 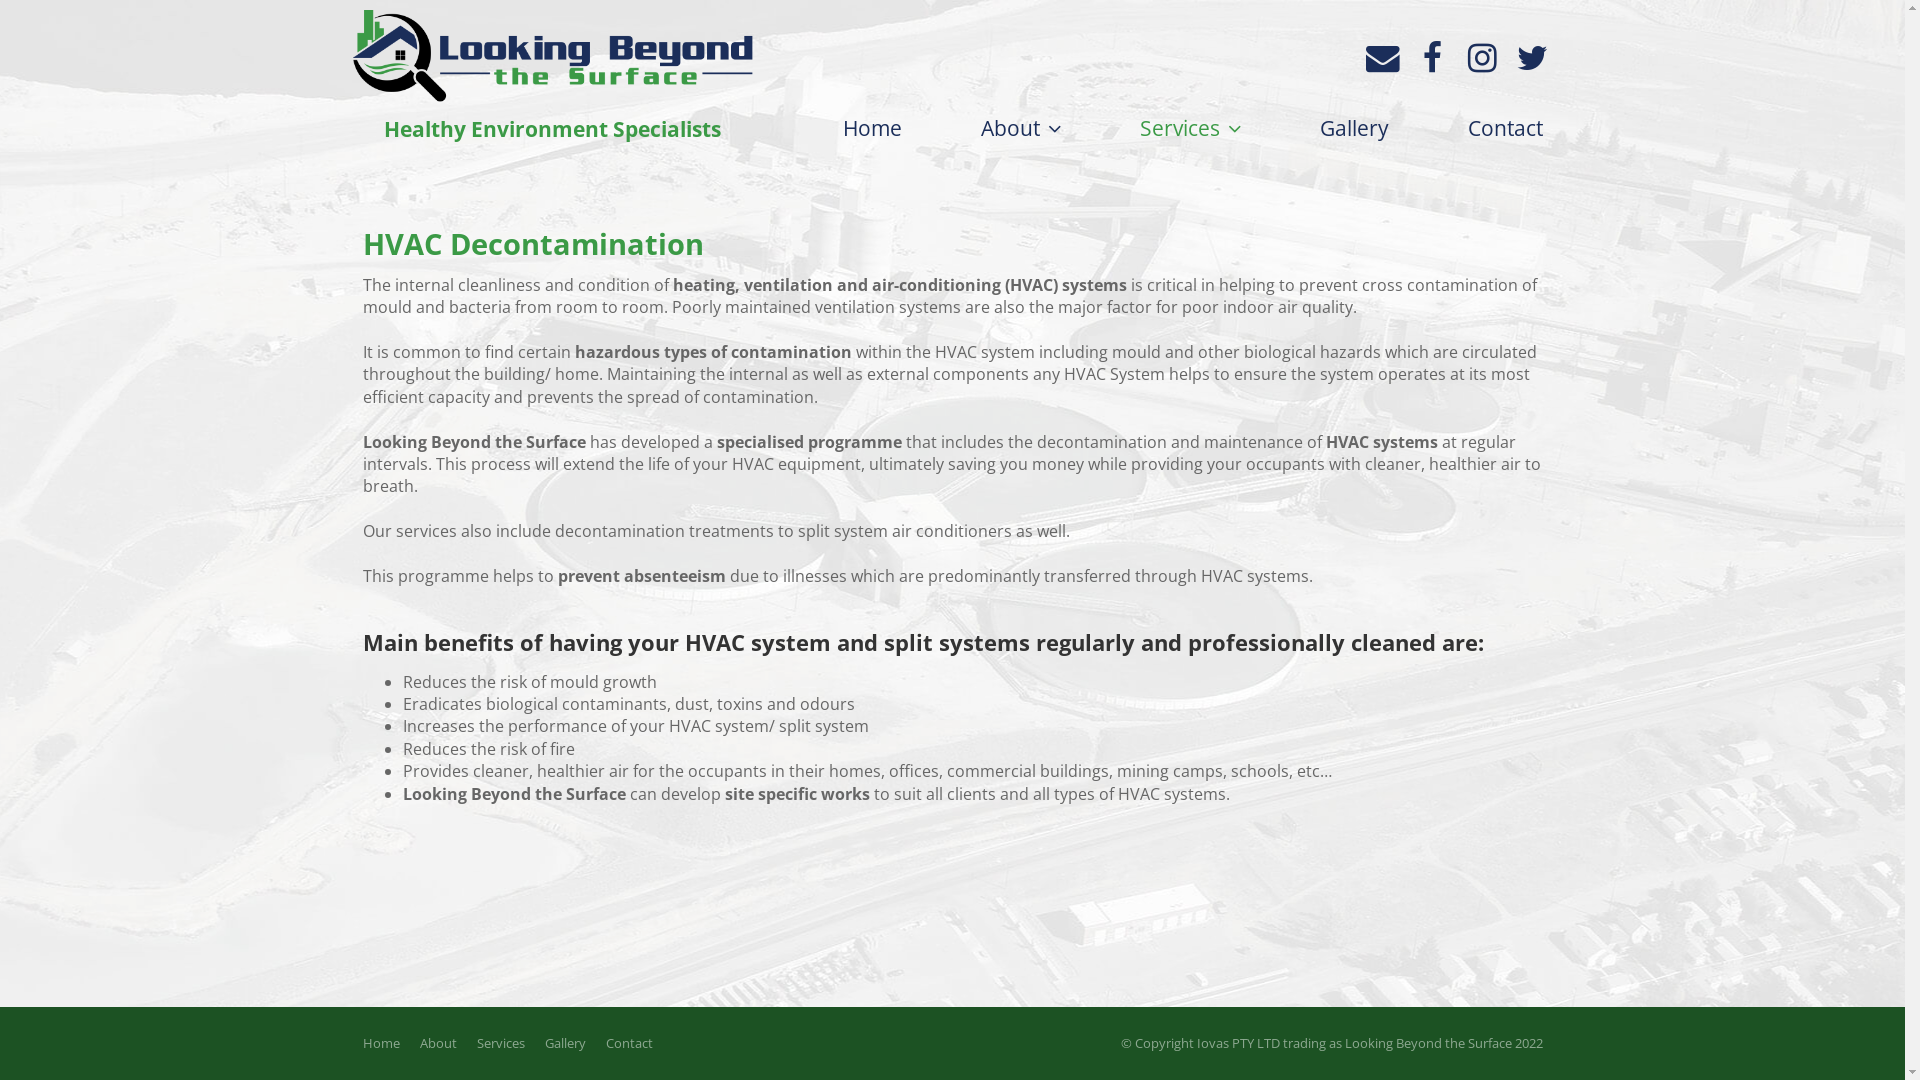 What do you see at coordinates (831, 127) in the screenshot?
I see `'Home'` at bounding box center [831, 127].